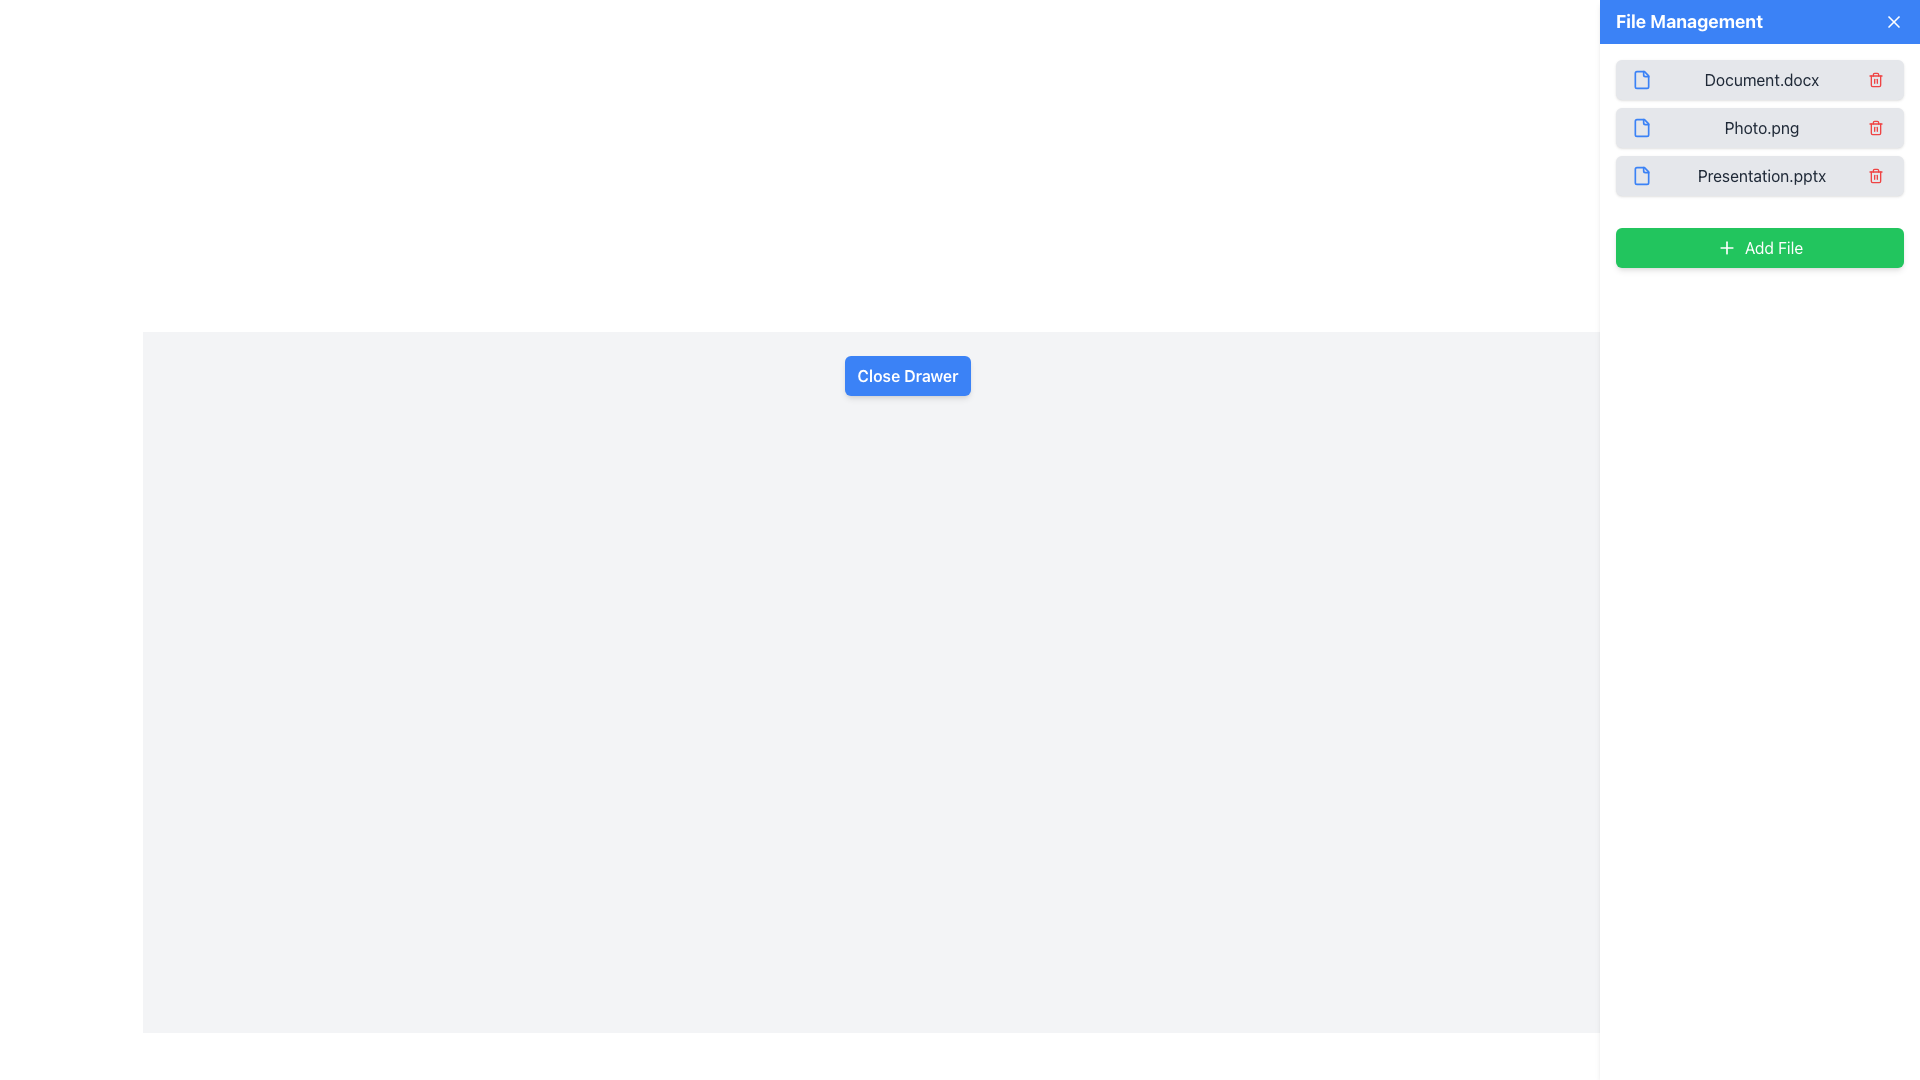  I want to click on the file type icon representing 'Document.docx' located at the start of the first row in the 'File Management' panel, so click(1641, 79).